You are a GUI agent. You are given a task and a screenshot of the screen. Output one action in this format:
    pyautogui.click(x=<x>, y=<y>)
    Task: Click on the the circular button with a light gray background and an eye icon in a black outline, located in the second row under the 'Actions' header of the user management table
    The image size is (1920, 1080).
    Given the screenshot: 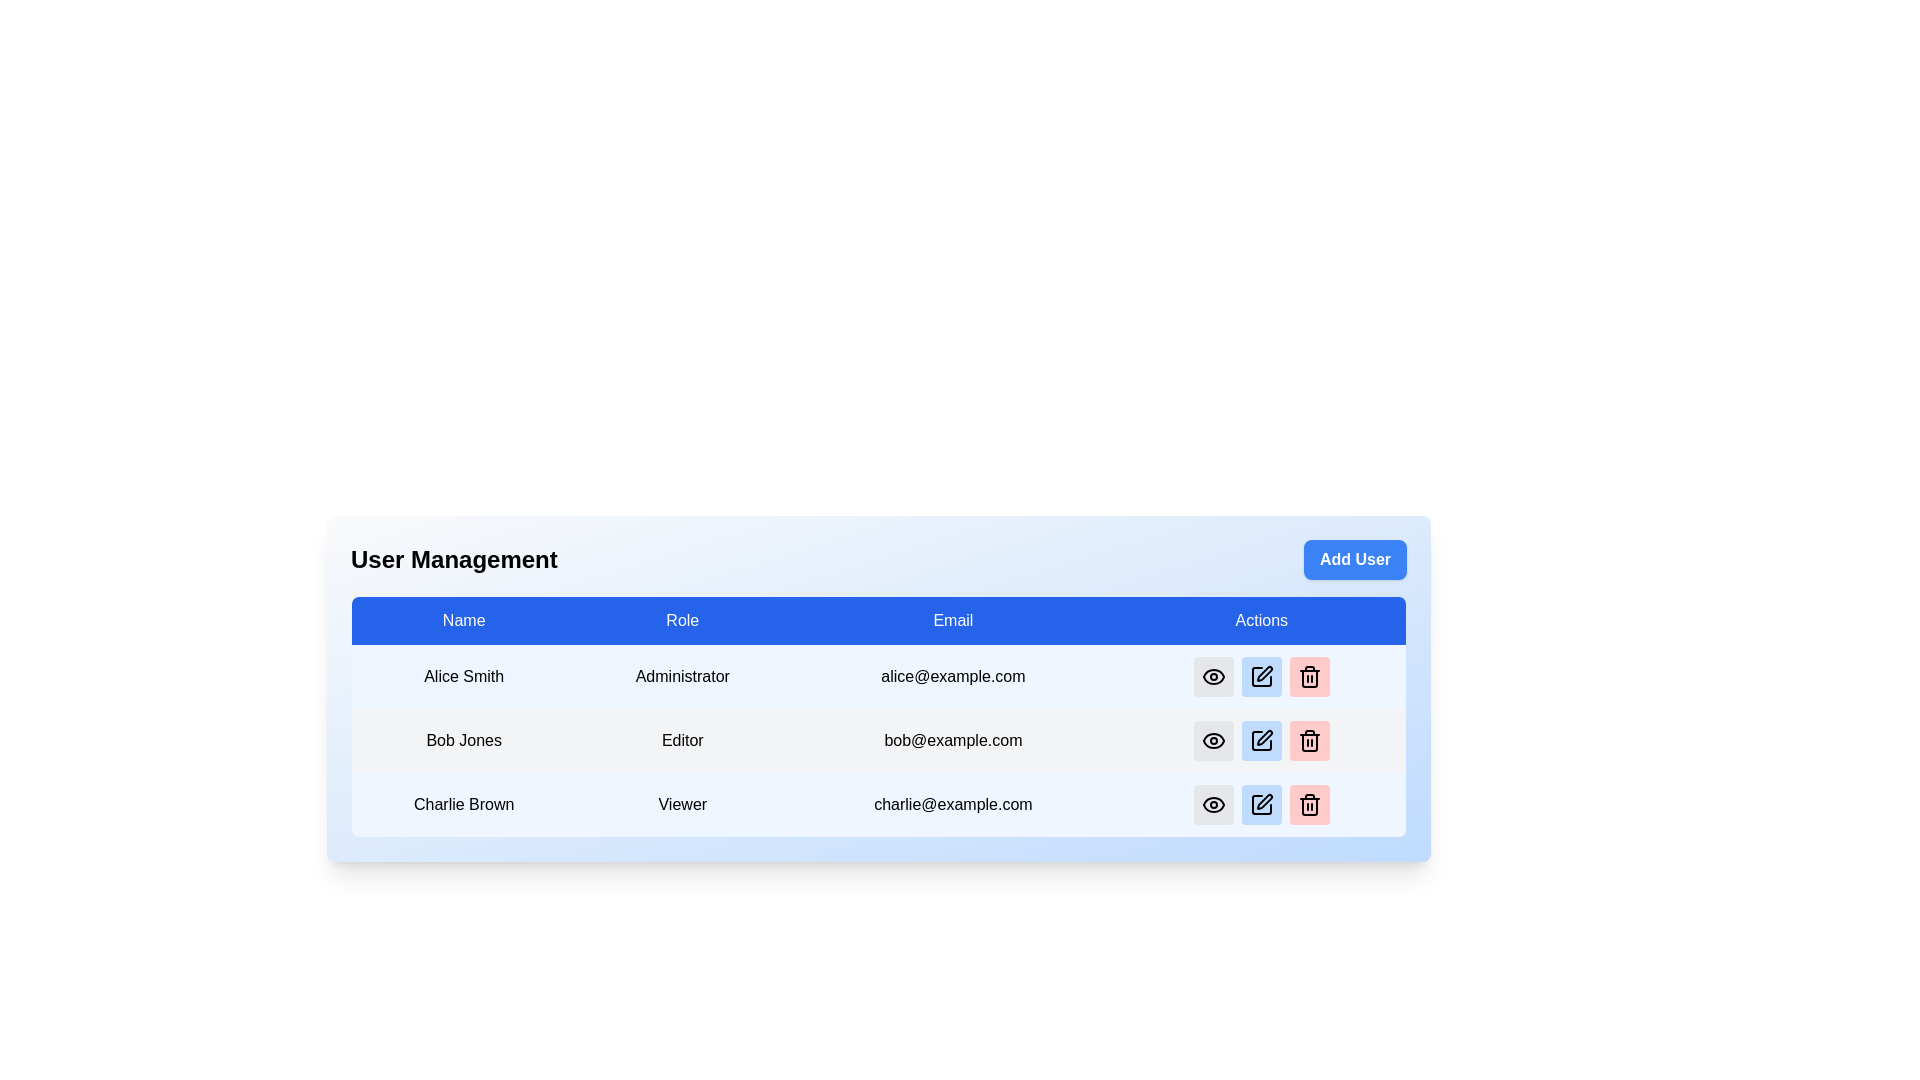 What is the action you would take?
    pyautogui.click(x=1212, y=740)
    